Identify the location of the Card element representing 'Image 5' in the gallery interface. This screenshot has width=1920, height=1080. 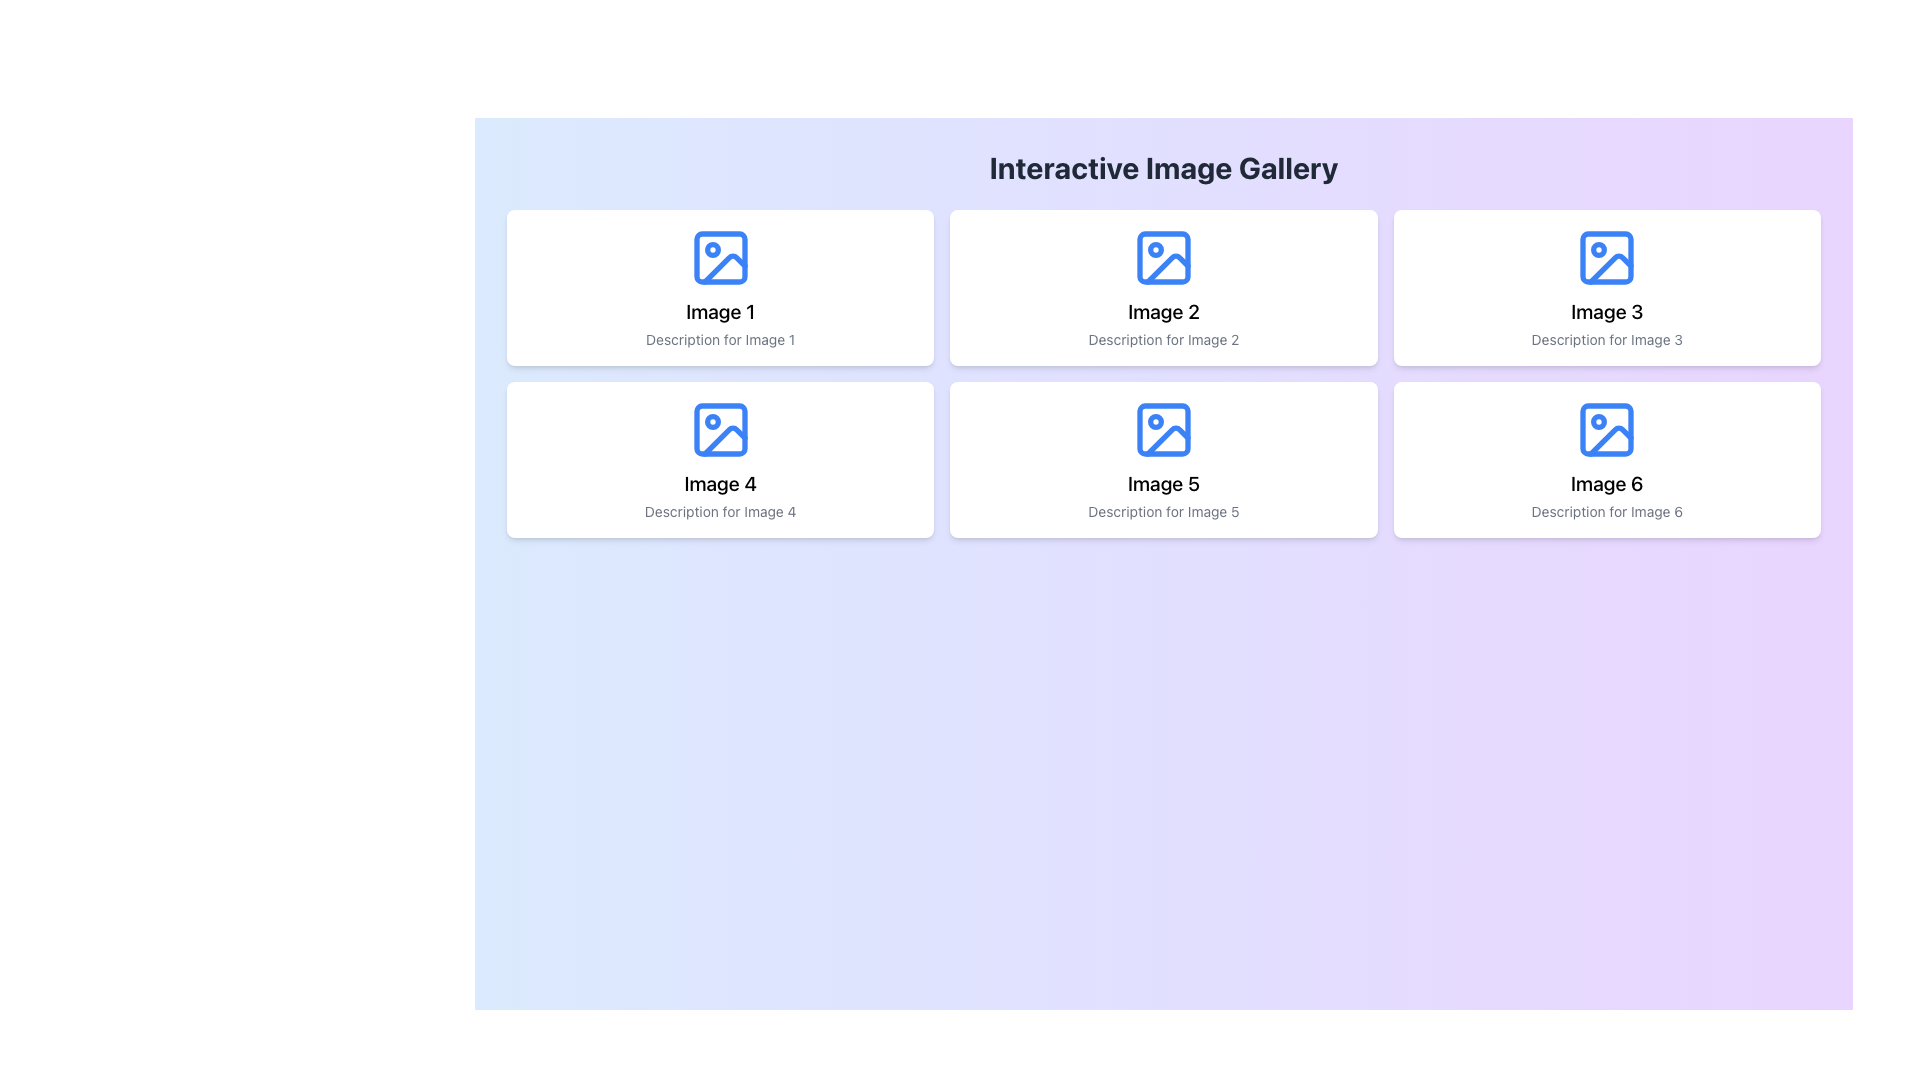
(1163, 459).